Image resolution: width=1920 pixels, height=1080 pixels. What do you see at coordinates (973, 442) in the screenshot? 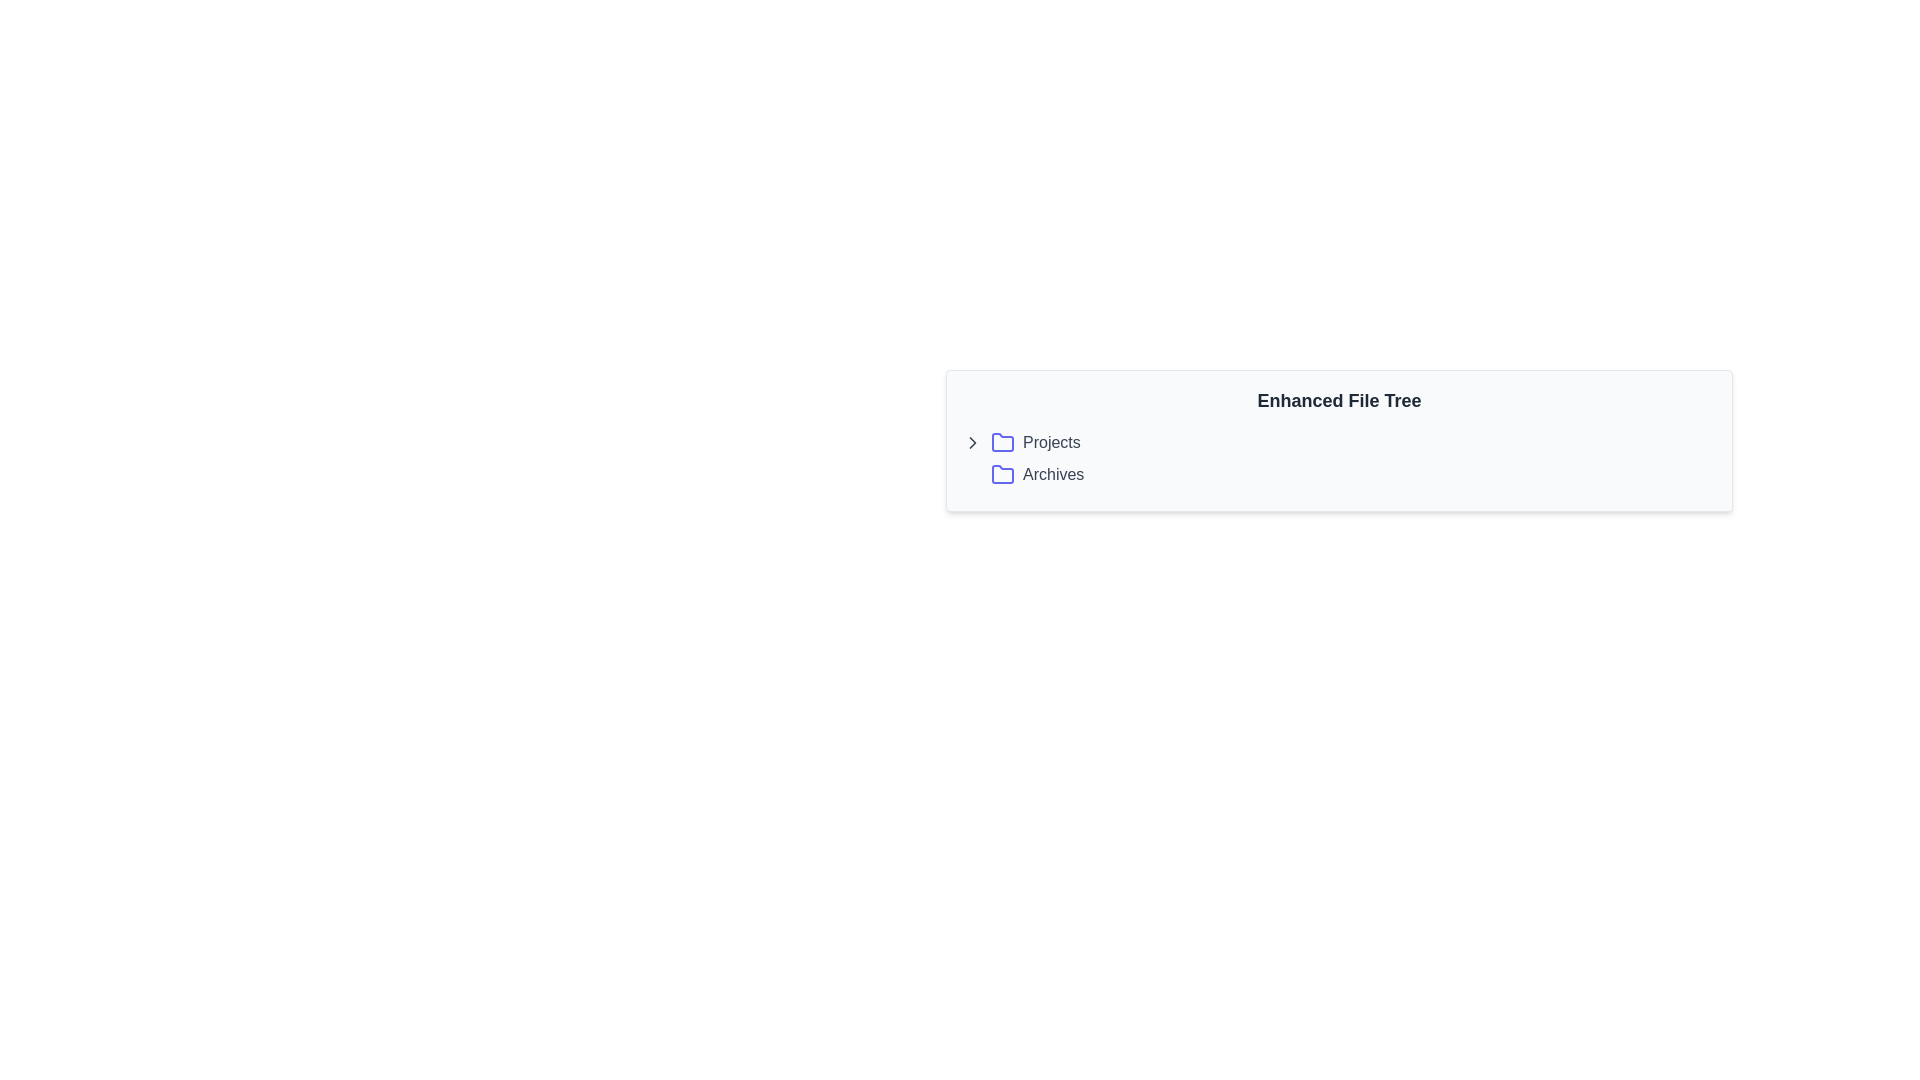
I see `the Chevron icon located near the top-left of the 'Enhanced File Tree' section` at bounding box center [973, 442].